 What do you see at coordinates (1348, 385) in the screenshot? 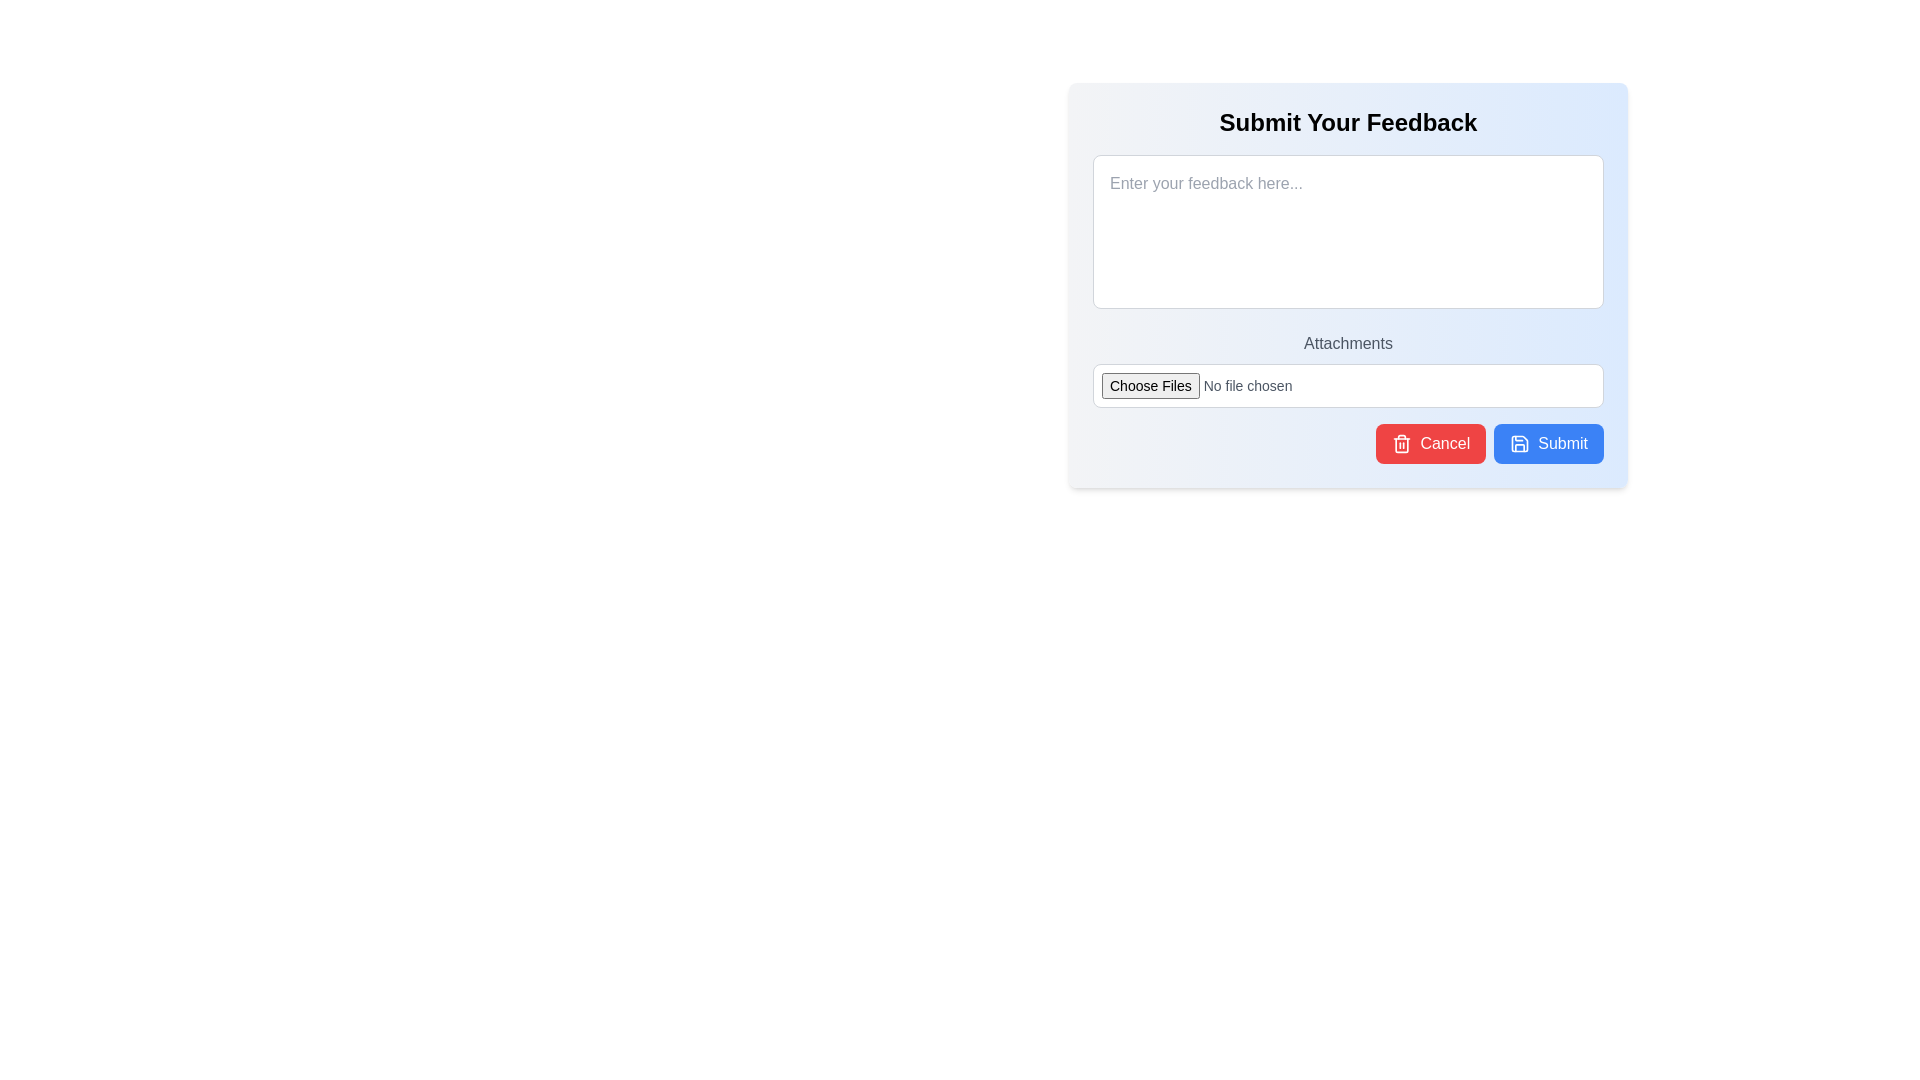
I see `and drop a file onto the file input field located under the 'Attachments' heading in the feedback submission form, which has a button labeled 'Choose Files' and a text area displaying 'No file chosen'` at bounding box center [1348, 385].